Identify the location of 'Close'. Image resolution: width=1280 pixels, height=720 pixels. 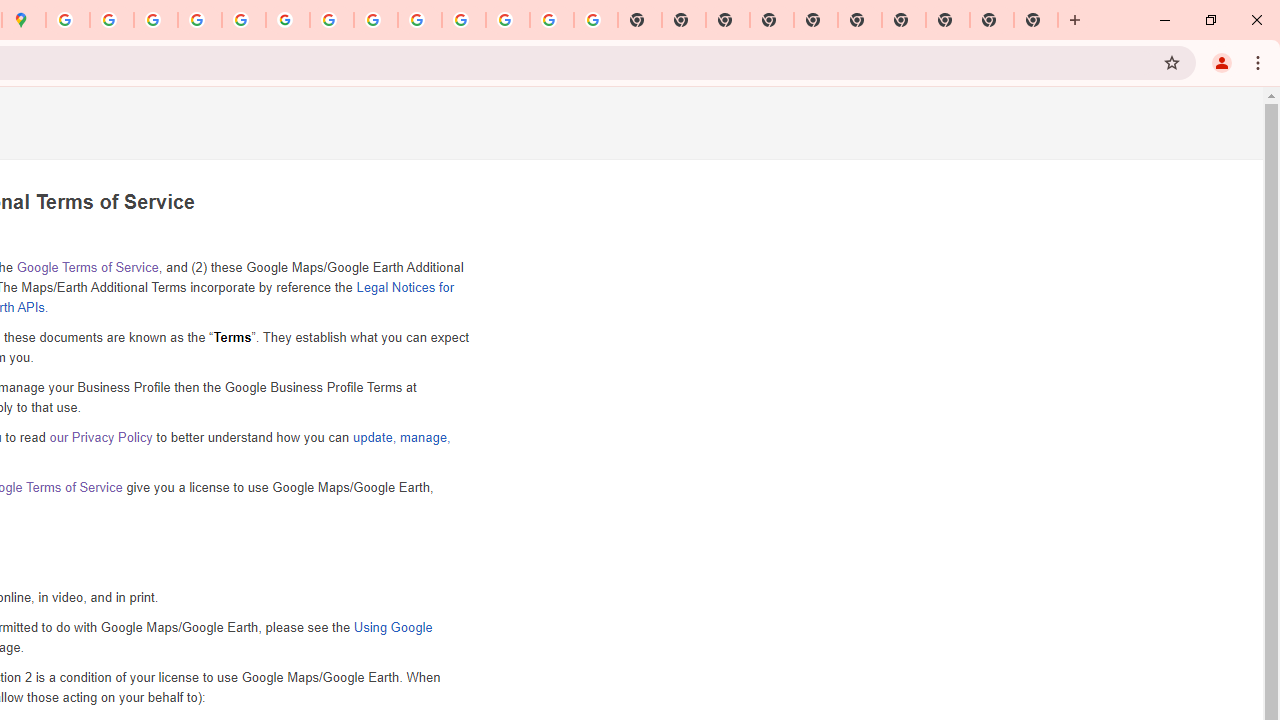
(1255, 20).